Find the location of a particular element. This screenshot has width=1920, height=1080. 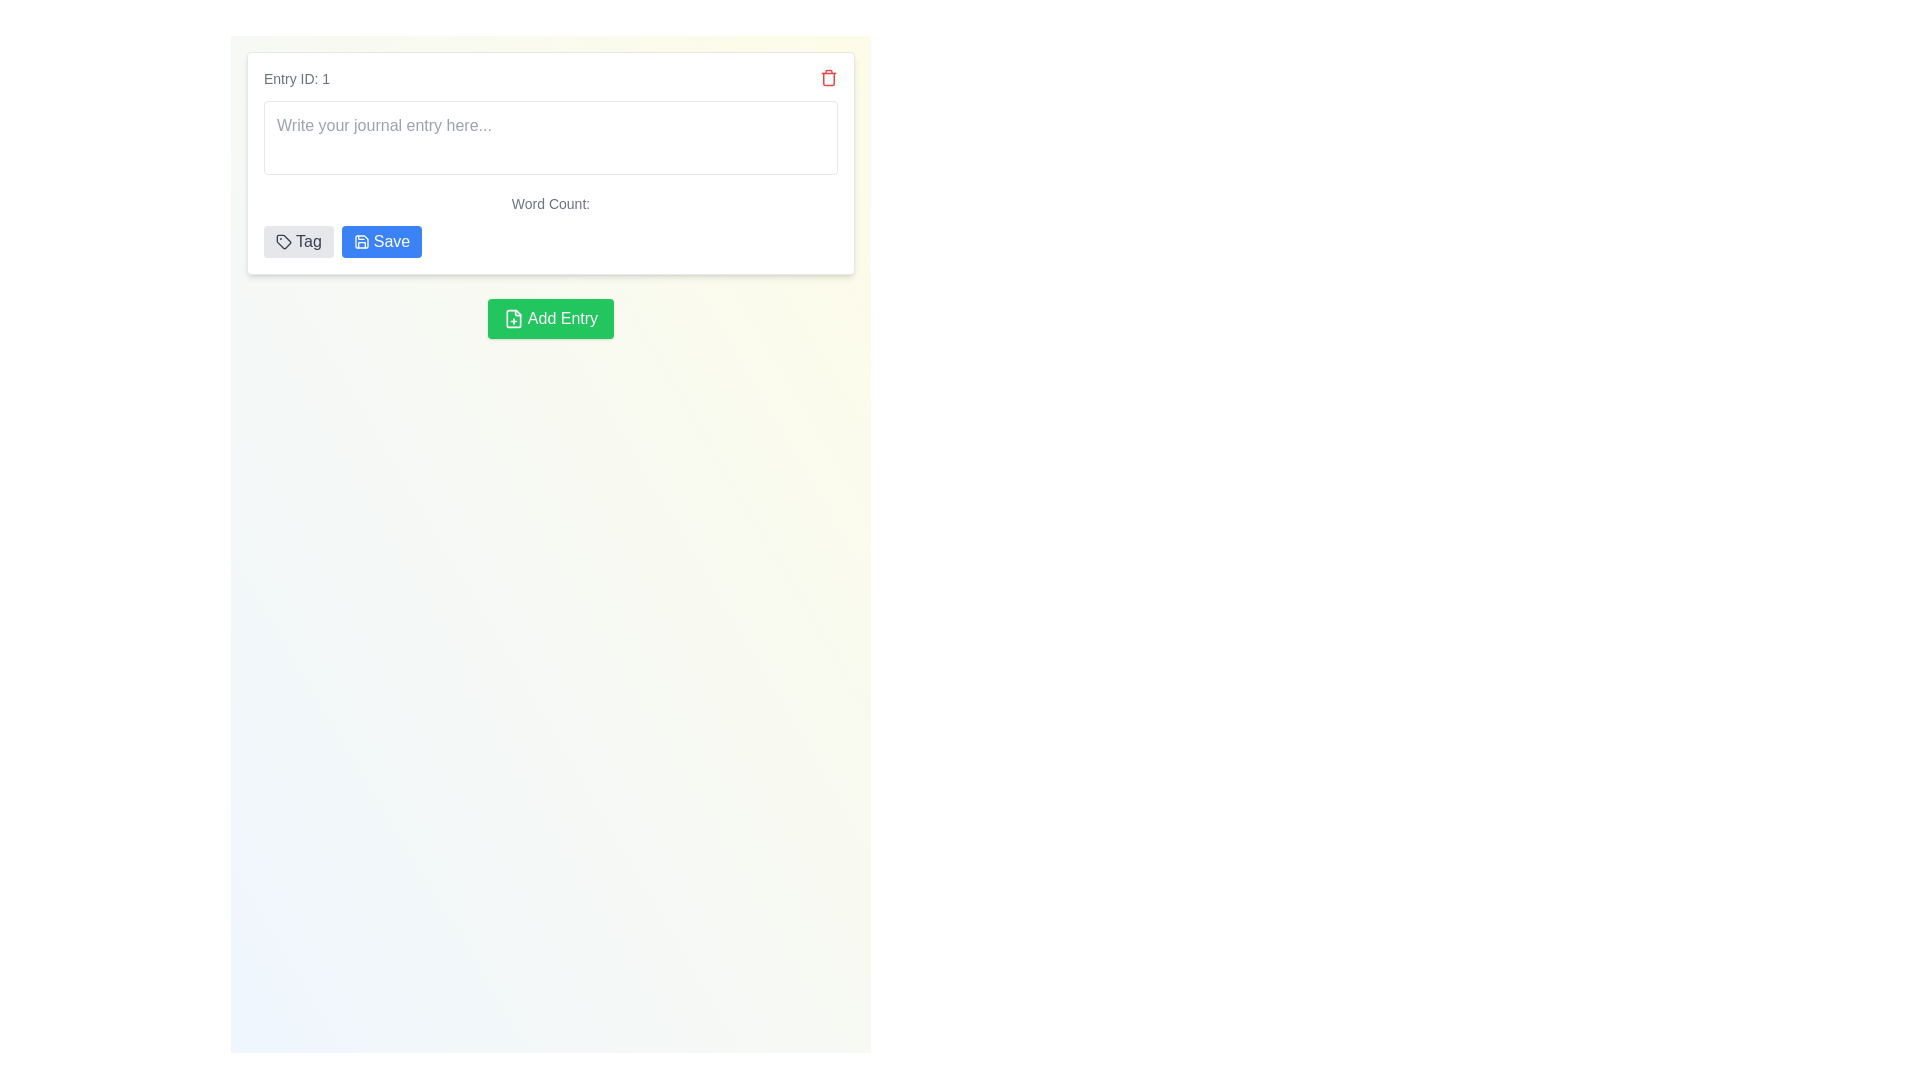

the SVG icon resembling a paper document with a plus sign, located on the left side of the green button labeled 'Add Entry' is located at coordinates (513, 318).